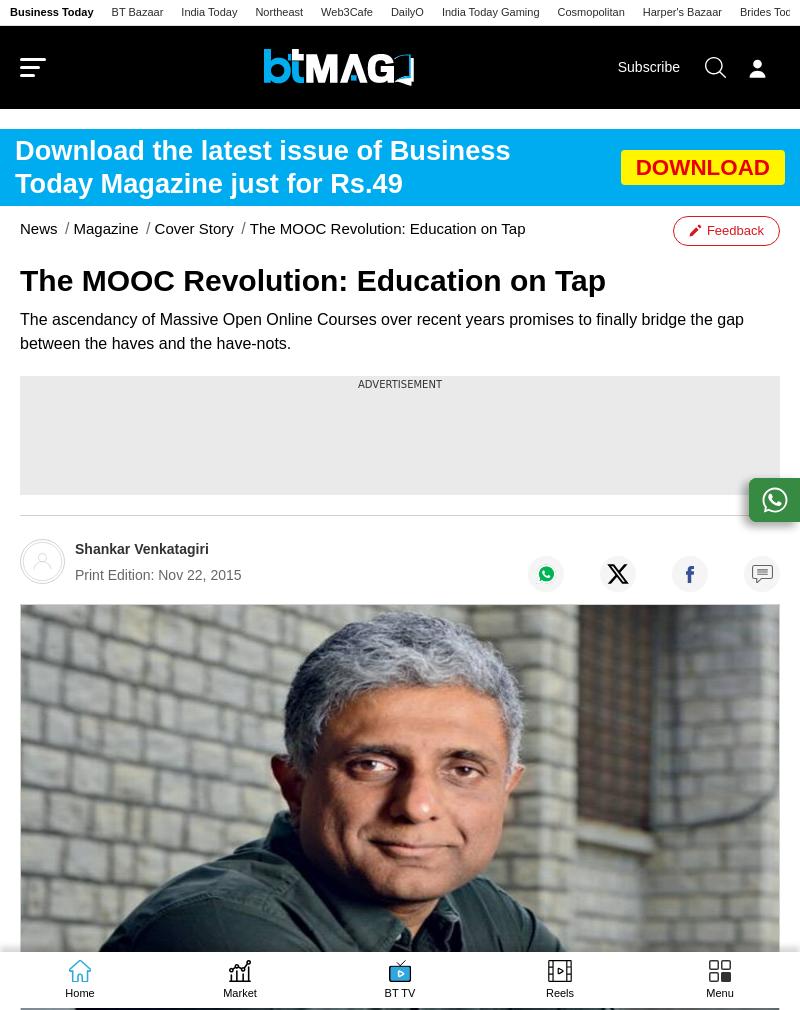 This screenshot has height=1010, width=800. Describe the element at coordinates (53, 961) in the screenshot. I see `'The Buzz'` at that location.